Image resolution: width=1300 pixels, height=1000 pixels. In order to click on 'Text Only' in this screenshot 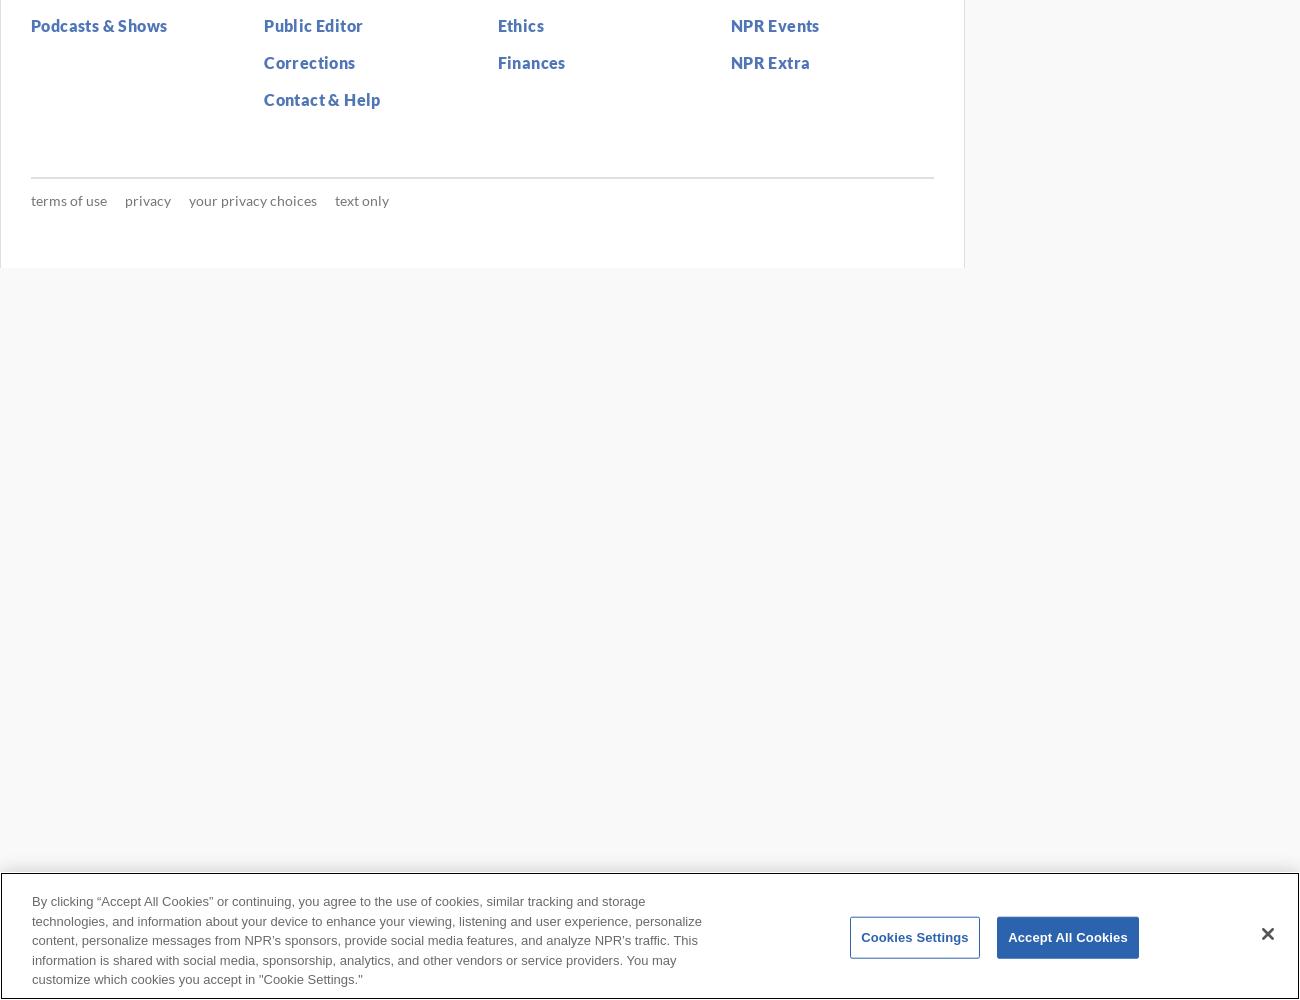, I will do `click(361, 198)`.